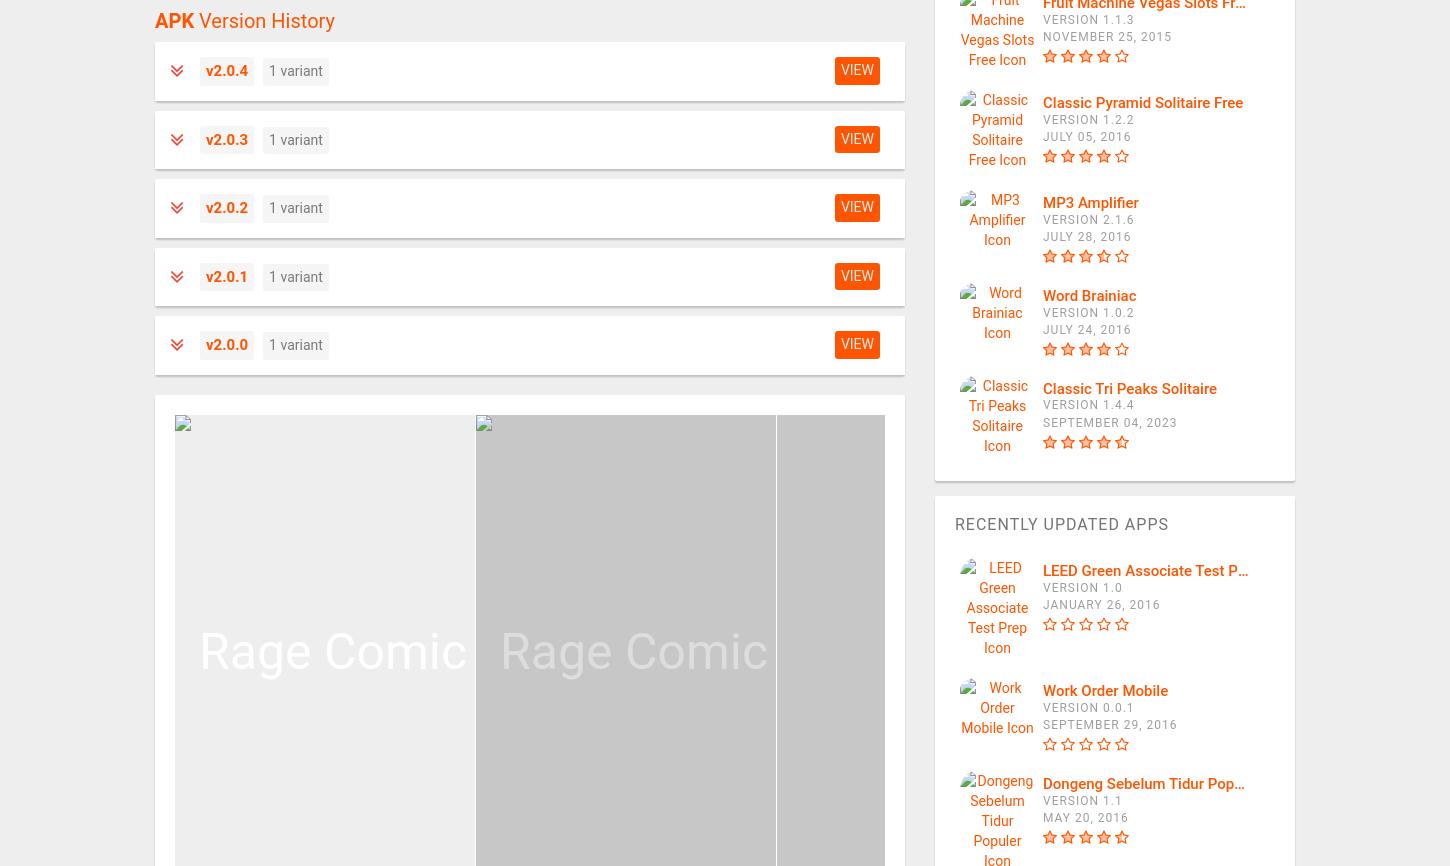 The width and height of the screenshot is (1450, 866). Describe the element at coordinates (154, 20) in the screenshot. I see `'APK'` at that location.